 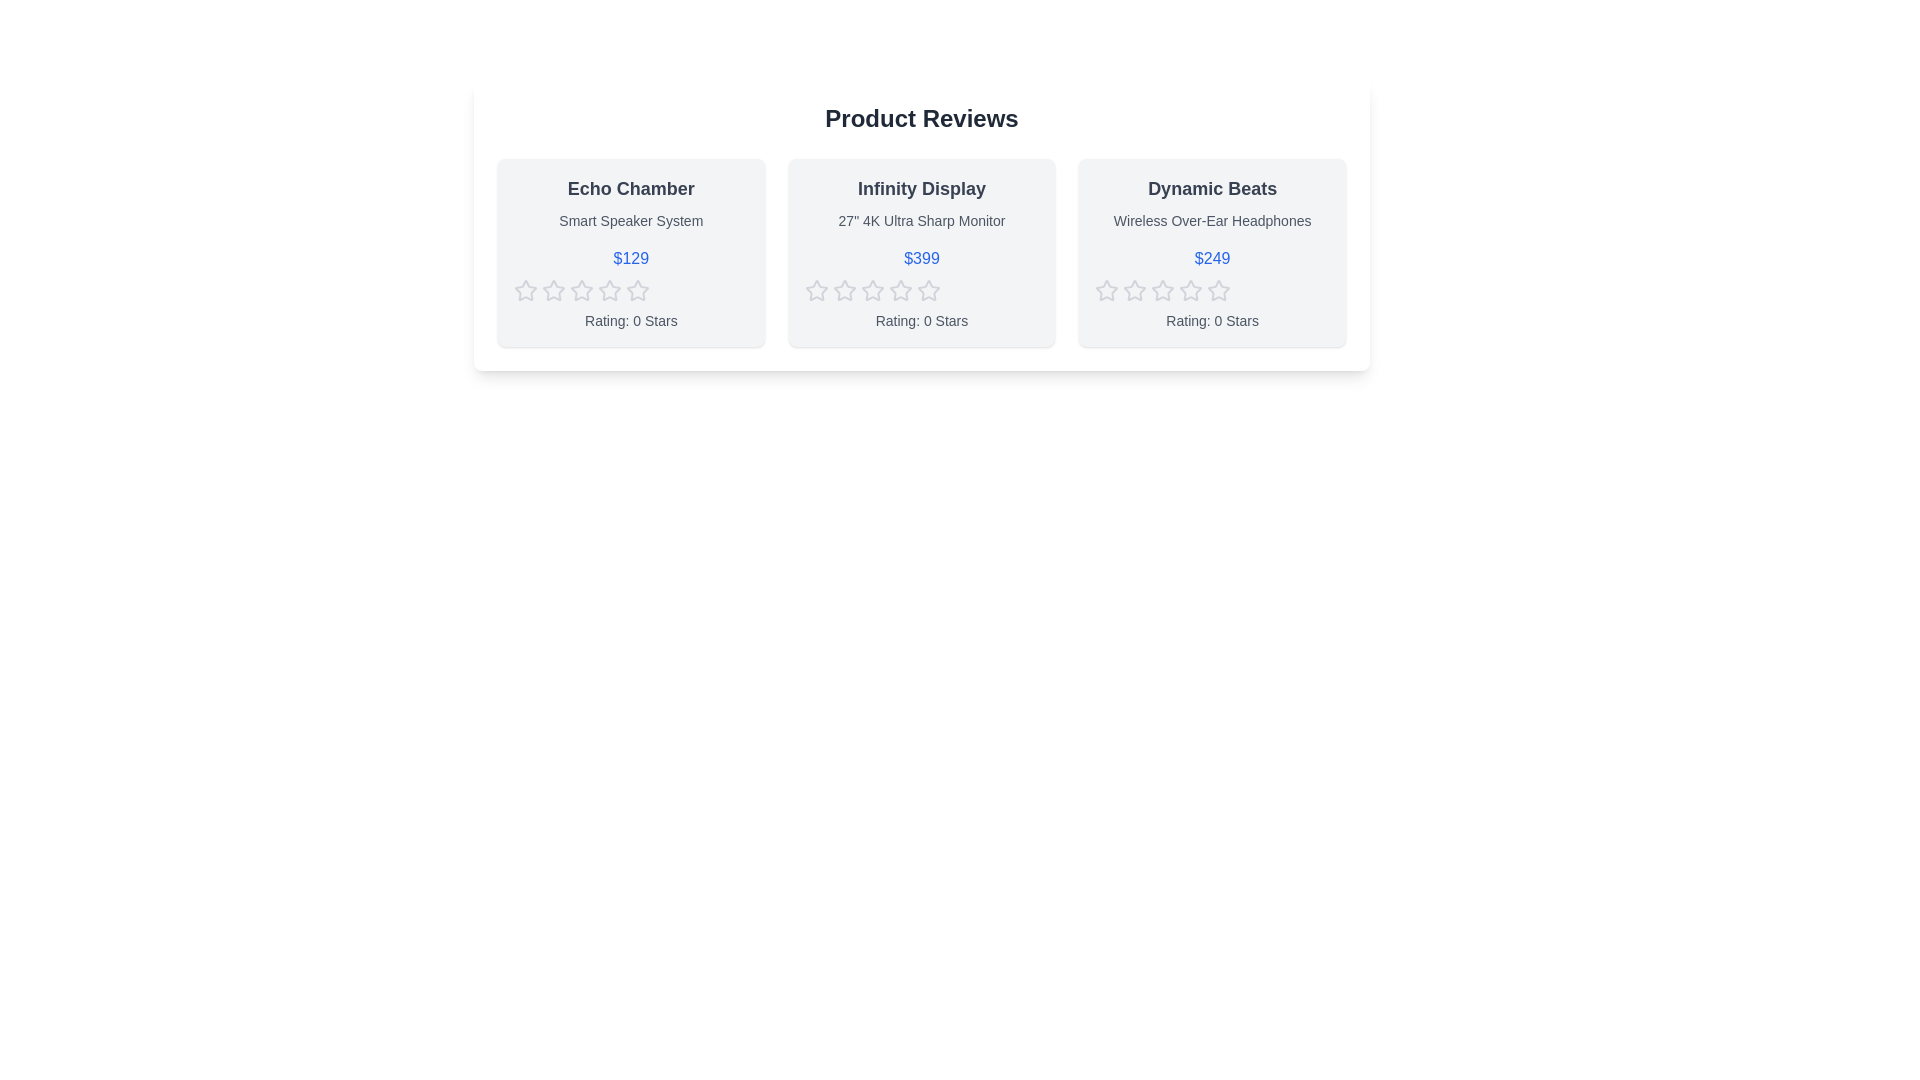 I want to click on the second star icon in the row of five stars to rate the product 'Echo Chamber', so click(x=608, y=290).